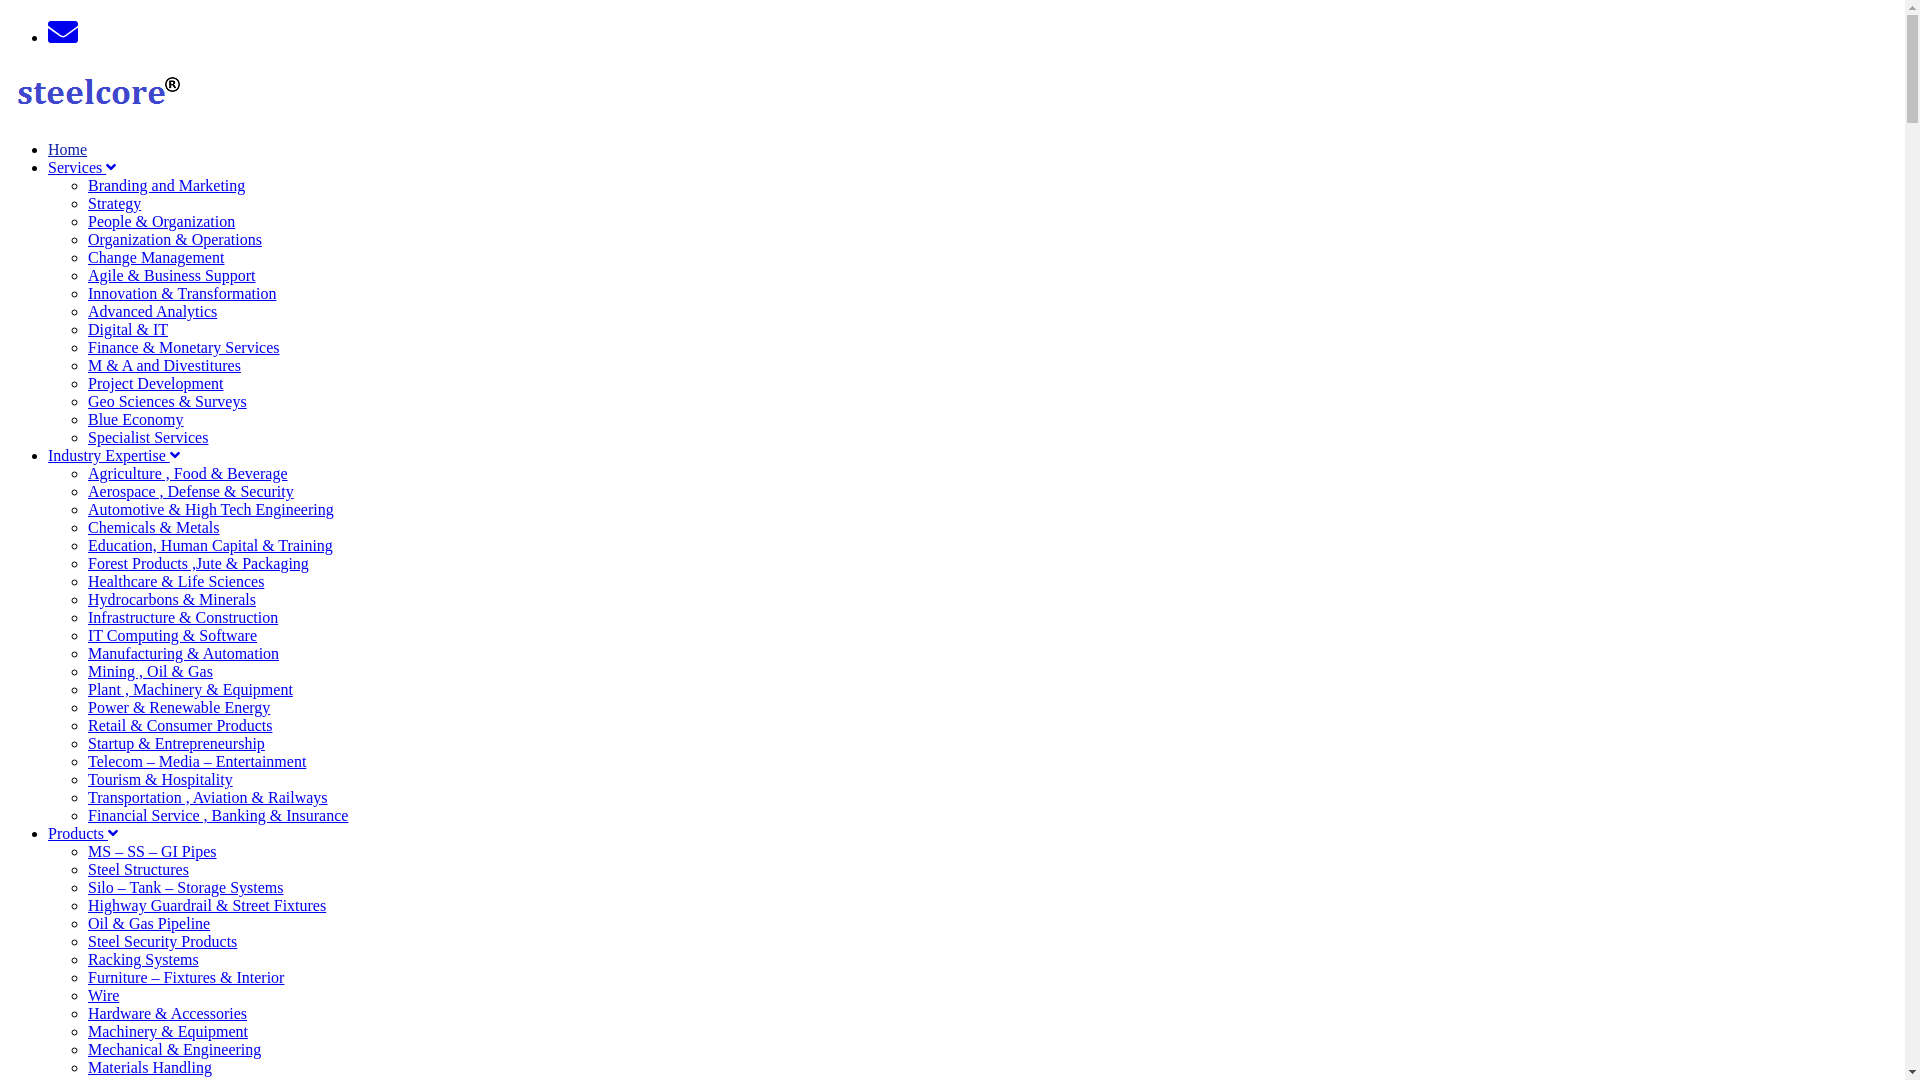 This screenshot has width=1920, height=1080. I want to click on 'Automotive & High Tech Engineering', so click(211, 508).